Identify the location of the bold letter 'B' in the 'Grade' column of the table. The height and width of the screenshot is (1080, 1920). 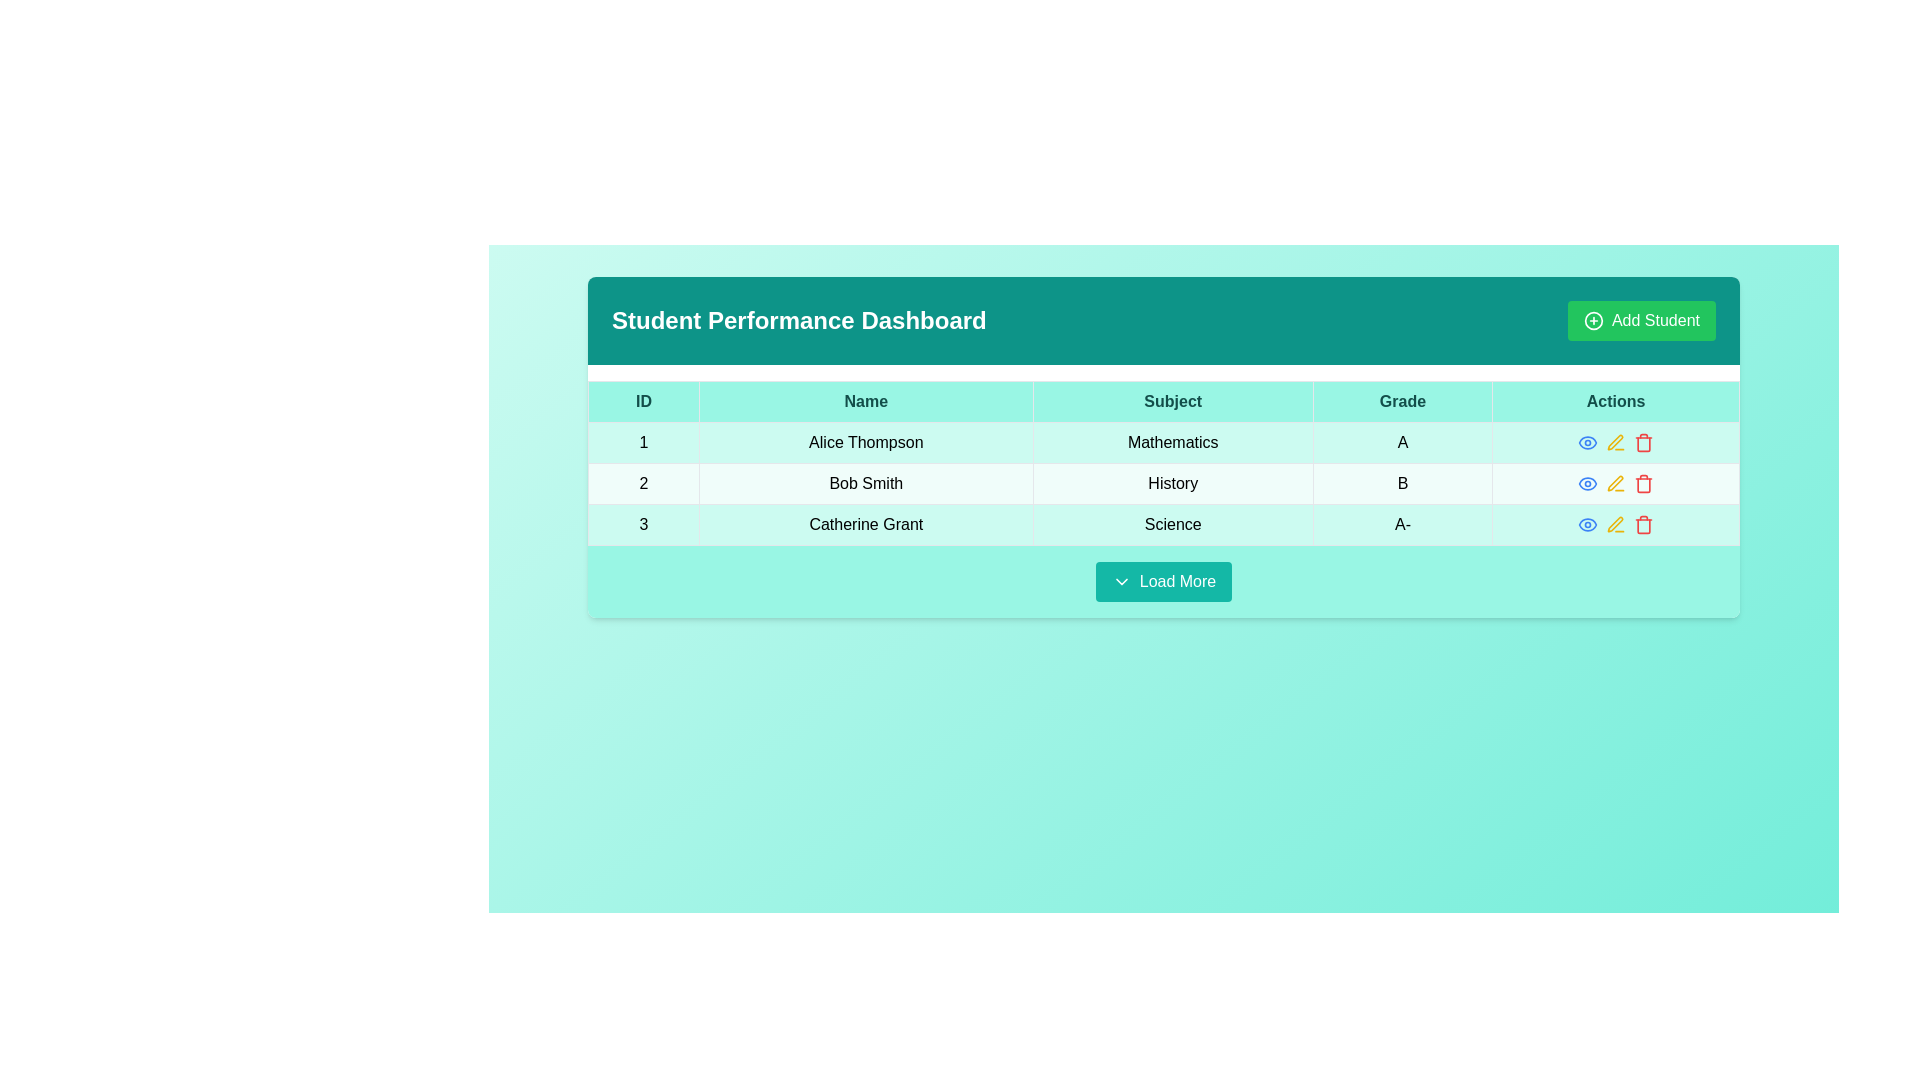
(1401, 483).